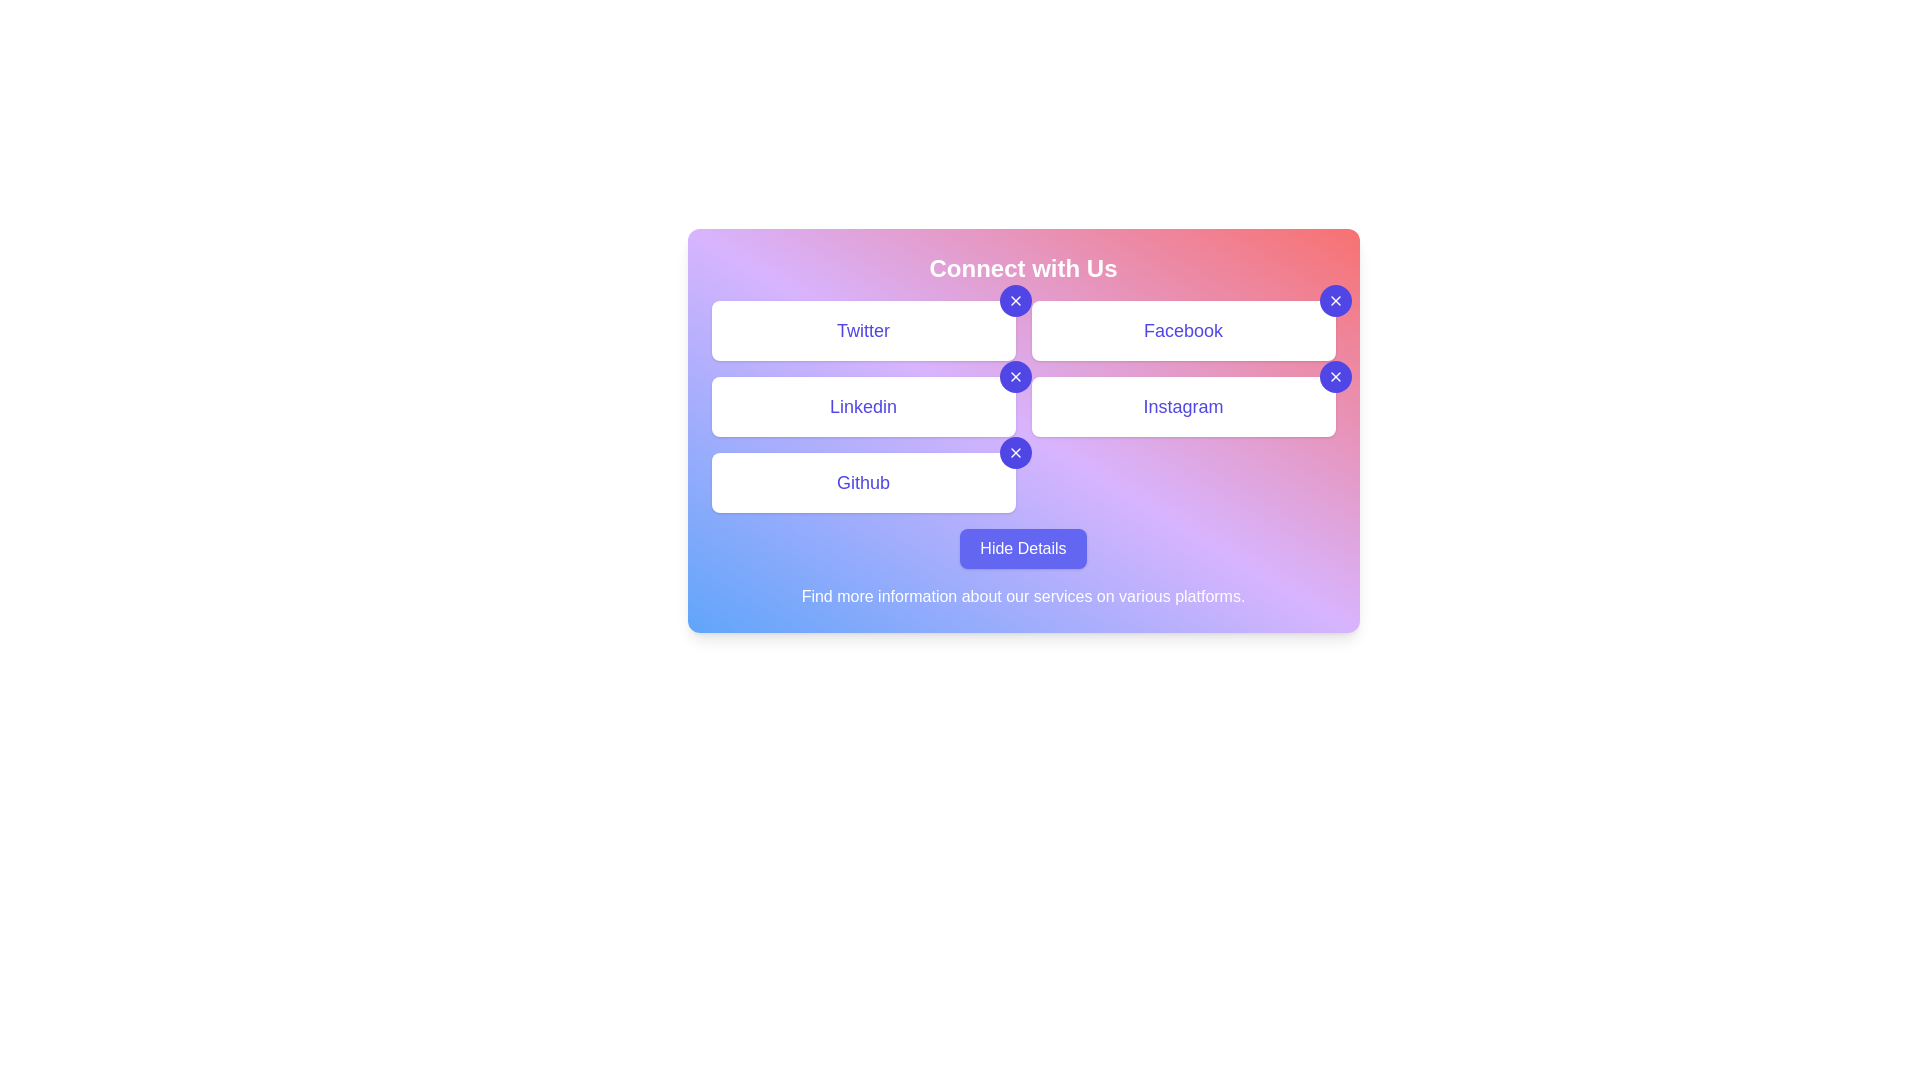  I want to click on the circular blue button with a white 'X' icon, so click(1015, 452).